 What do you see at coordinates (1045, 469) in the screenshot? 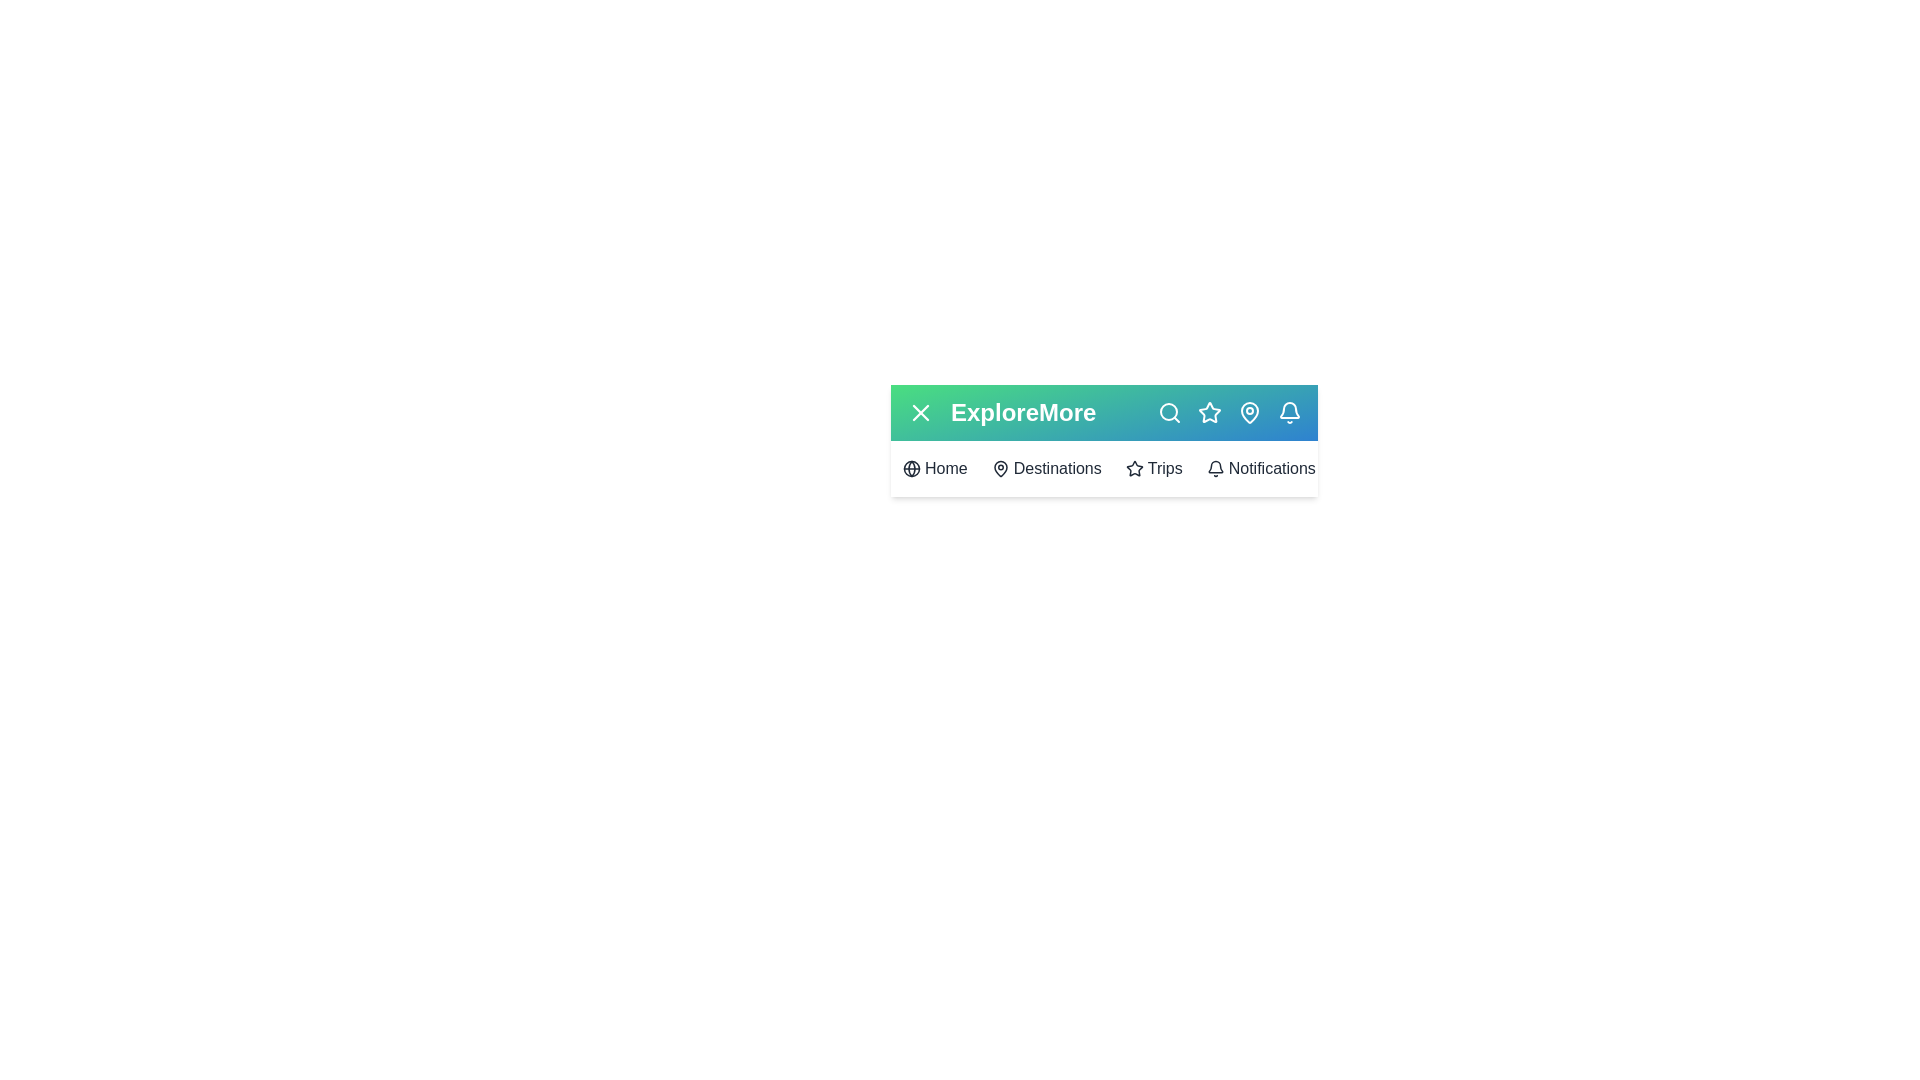
I see `the 'Destinations' menu item to navigate to the 'Destinations' section` at bounding box center [1045, 469].